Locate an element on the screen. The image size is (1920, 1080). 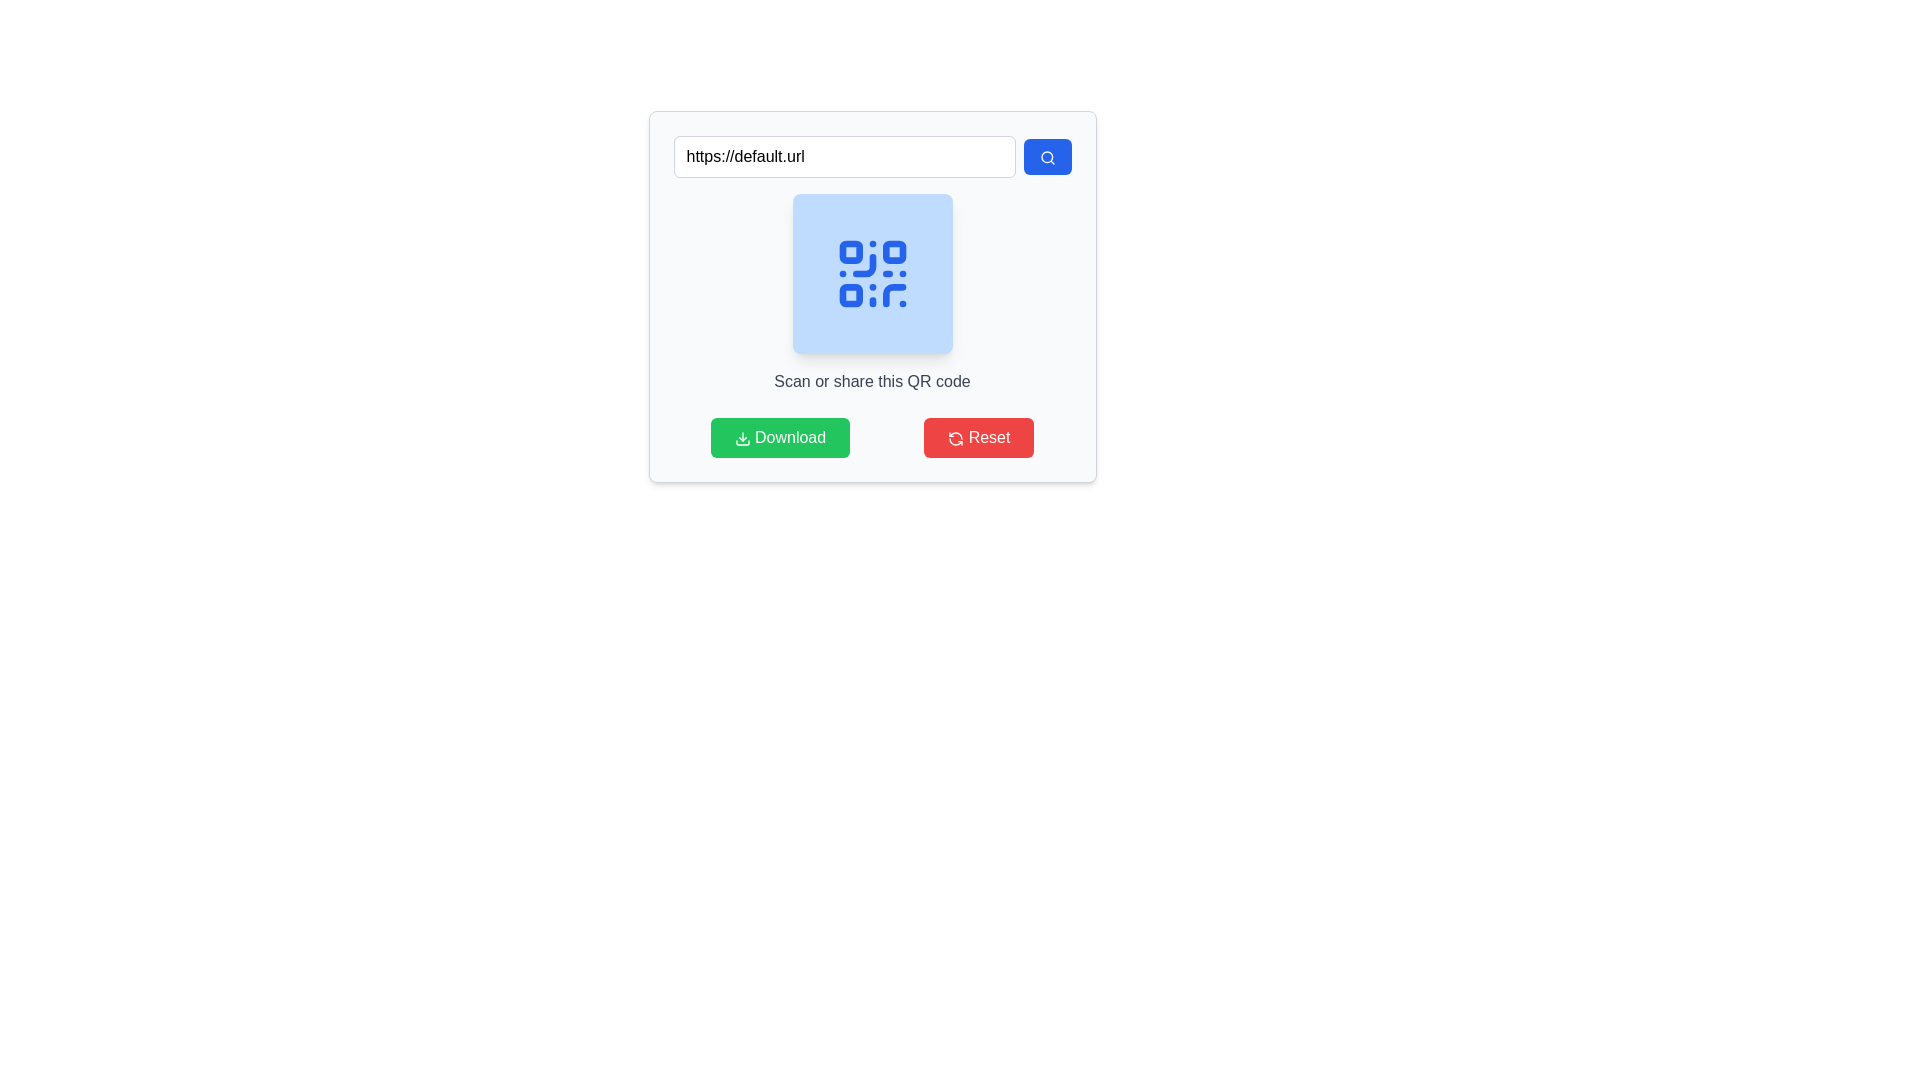
short curved line element of the QR code structure, which is colored blue and located in the lower right quadrant of the QR code graphic, using development tools is located at coordinates (893, 295).